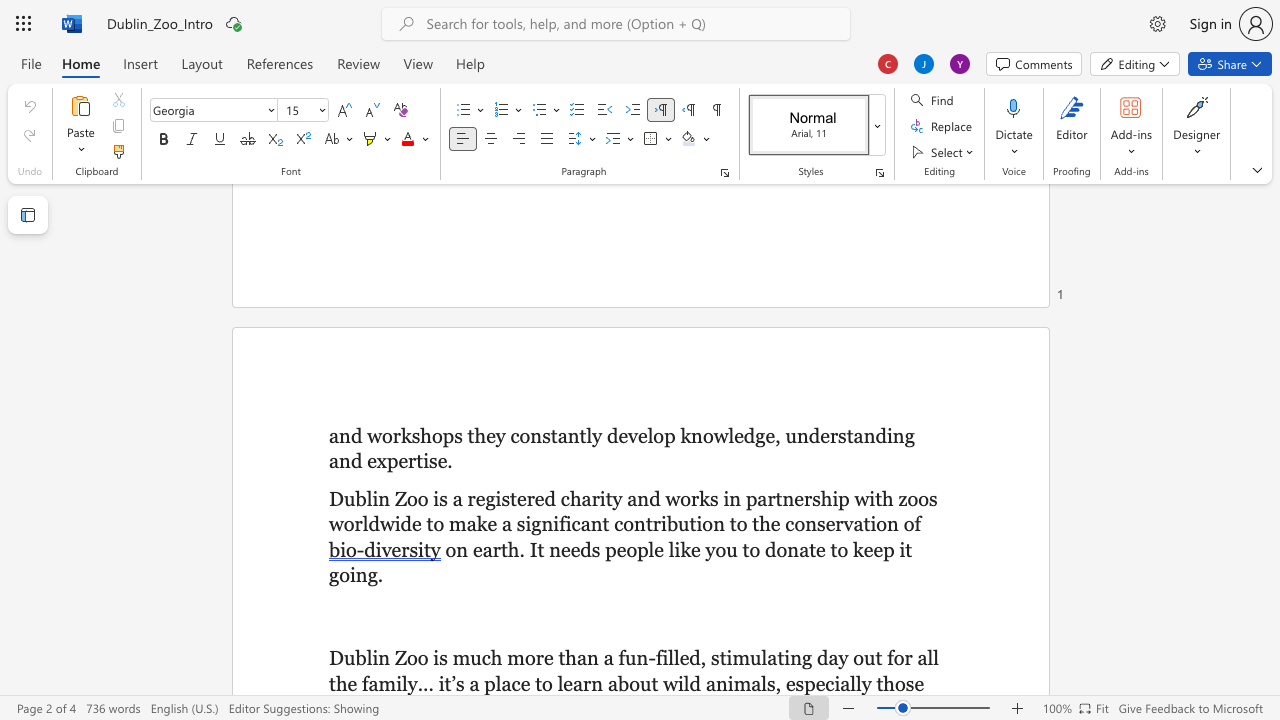 This screenshot has height=720, width=1280. I want to click on the 4th character "o" in the text, so click(753, 549).